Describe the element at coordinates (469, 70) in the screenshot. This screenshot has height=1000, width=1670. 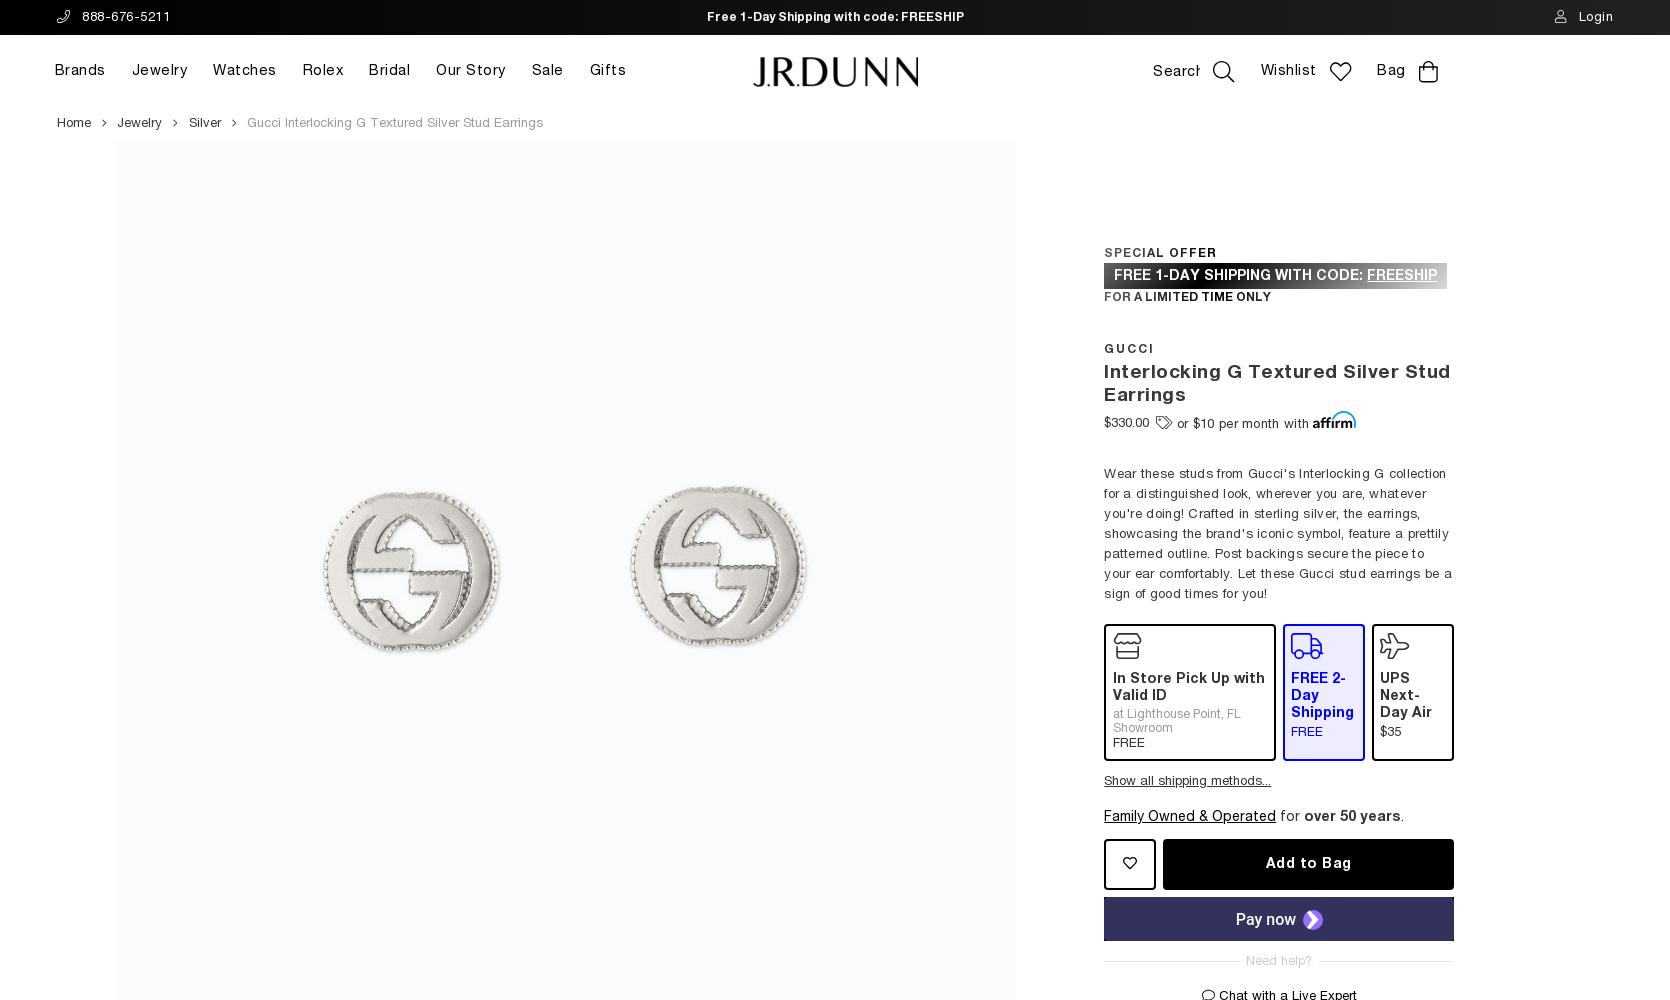
I see `'Our Story'` at that location.